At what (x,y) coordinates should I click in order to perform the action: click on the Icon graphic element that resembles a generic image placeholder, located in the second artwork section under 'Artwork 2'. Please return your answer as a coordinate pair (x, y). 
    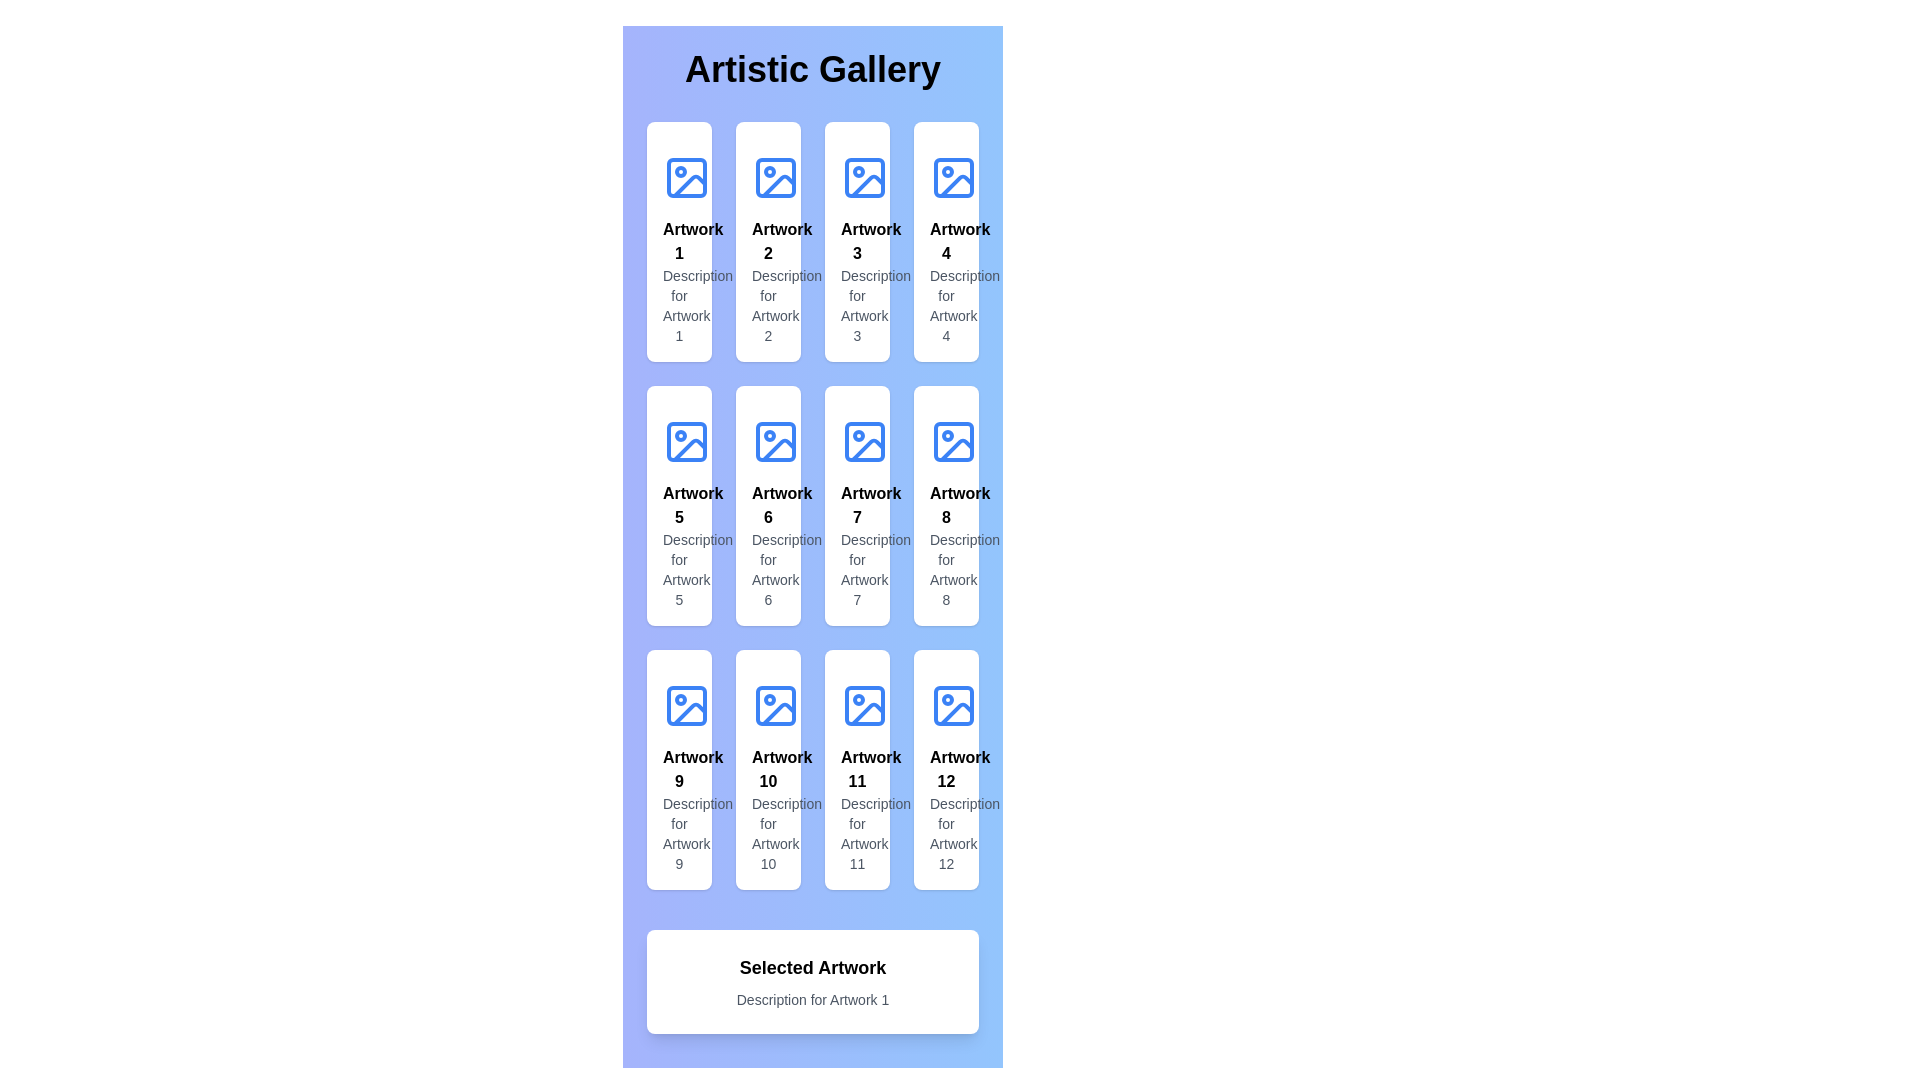
    Looking at the image, I should click on (775, 176).